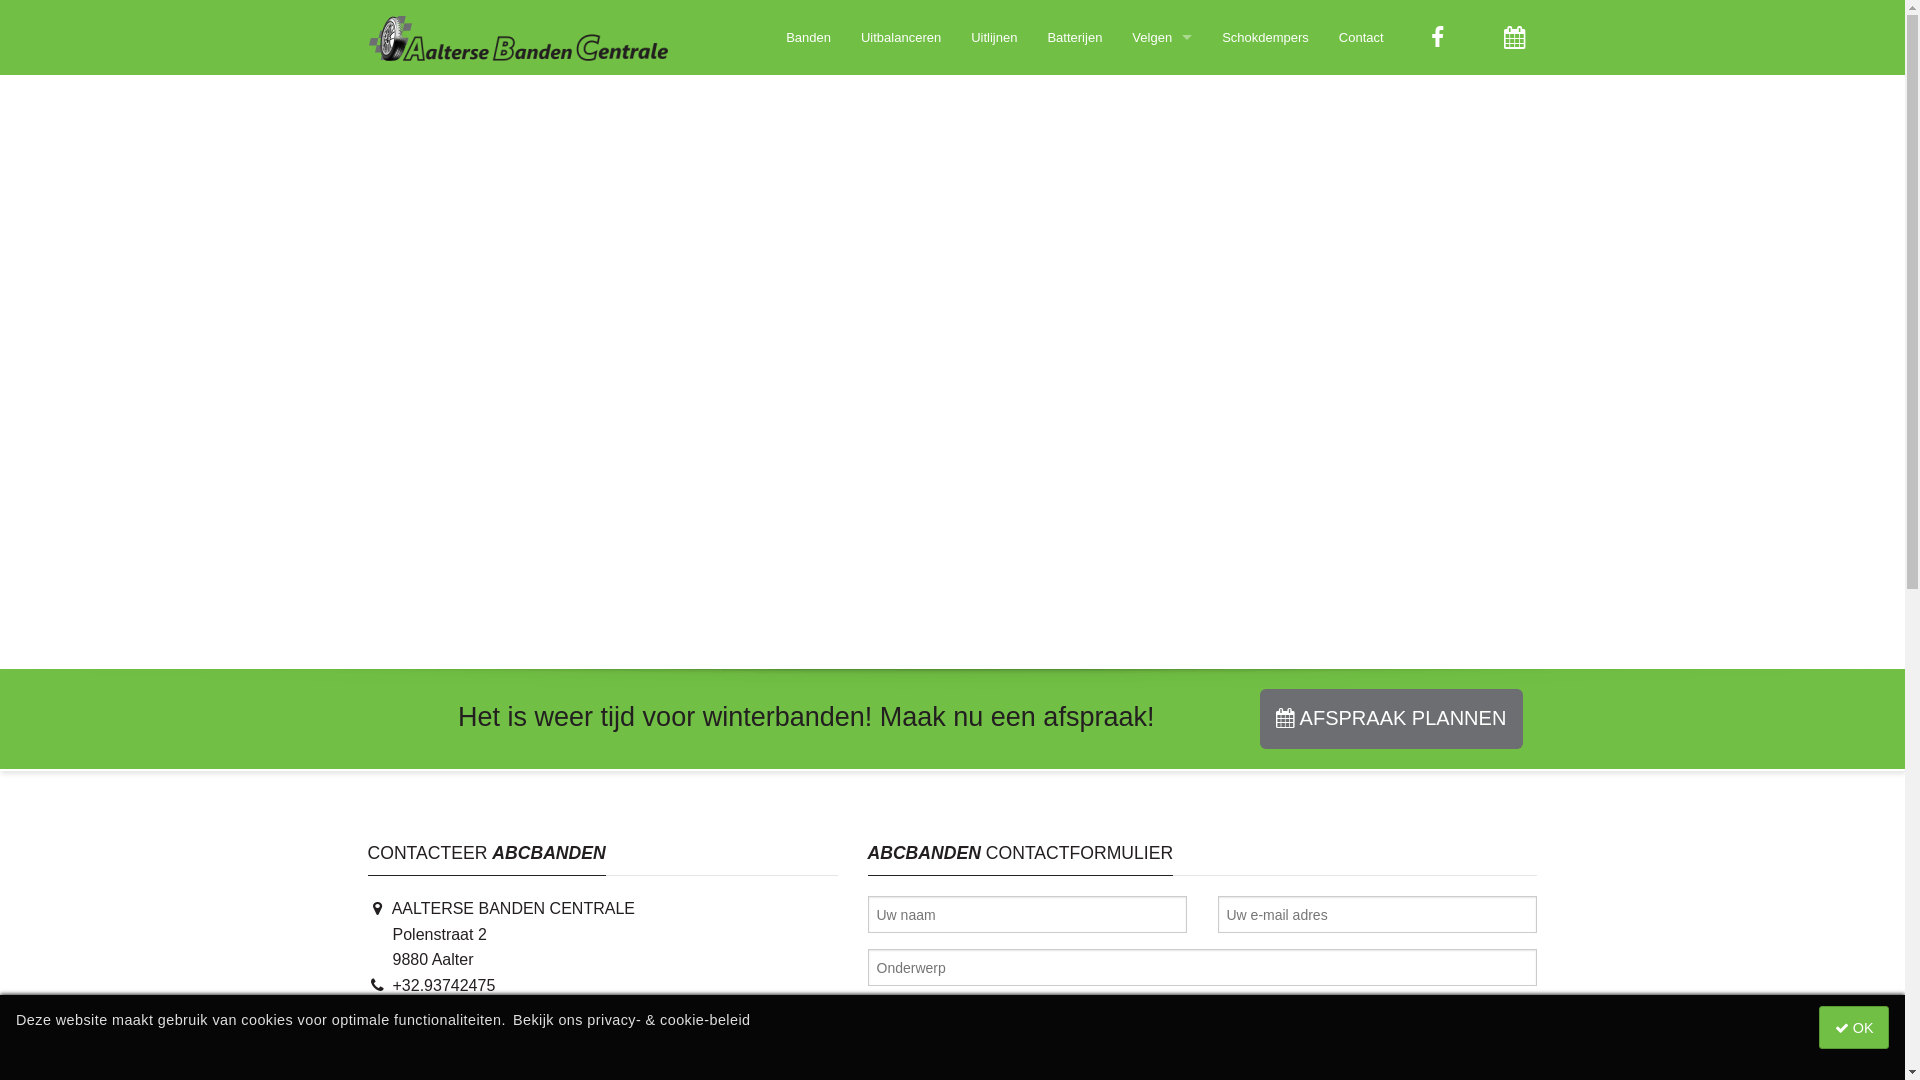 This screenshot has height=1080, width=1920. I want to click on 'Uitbalanceren', so click(900, 37).